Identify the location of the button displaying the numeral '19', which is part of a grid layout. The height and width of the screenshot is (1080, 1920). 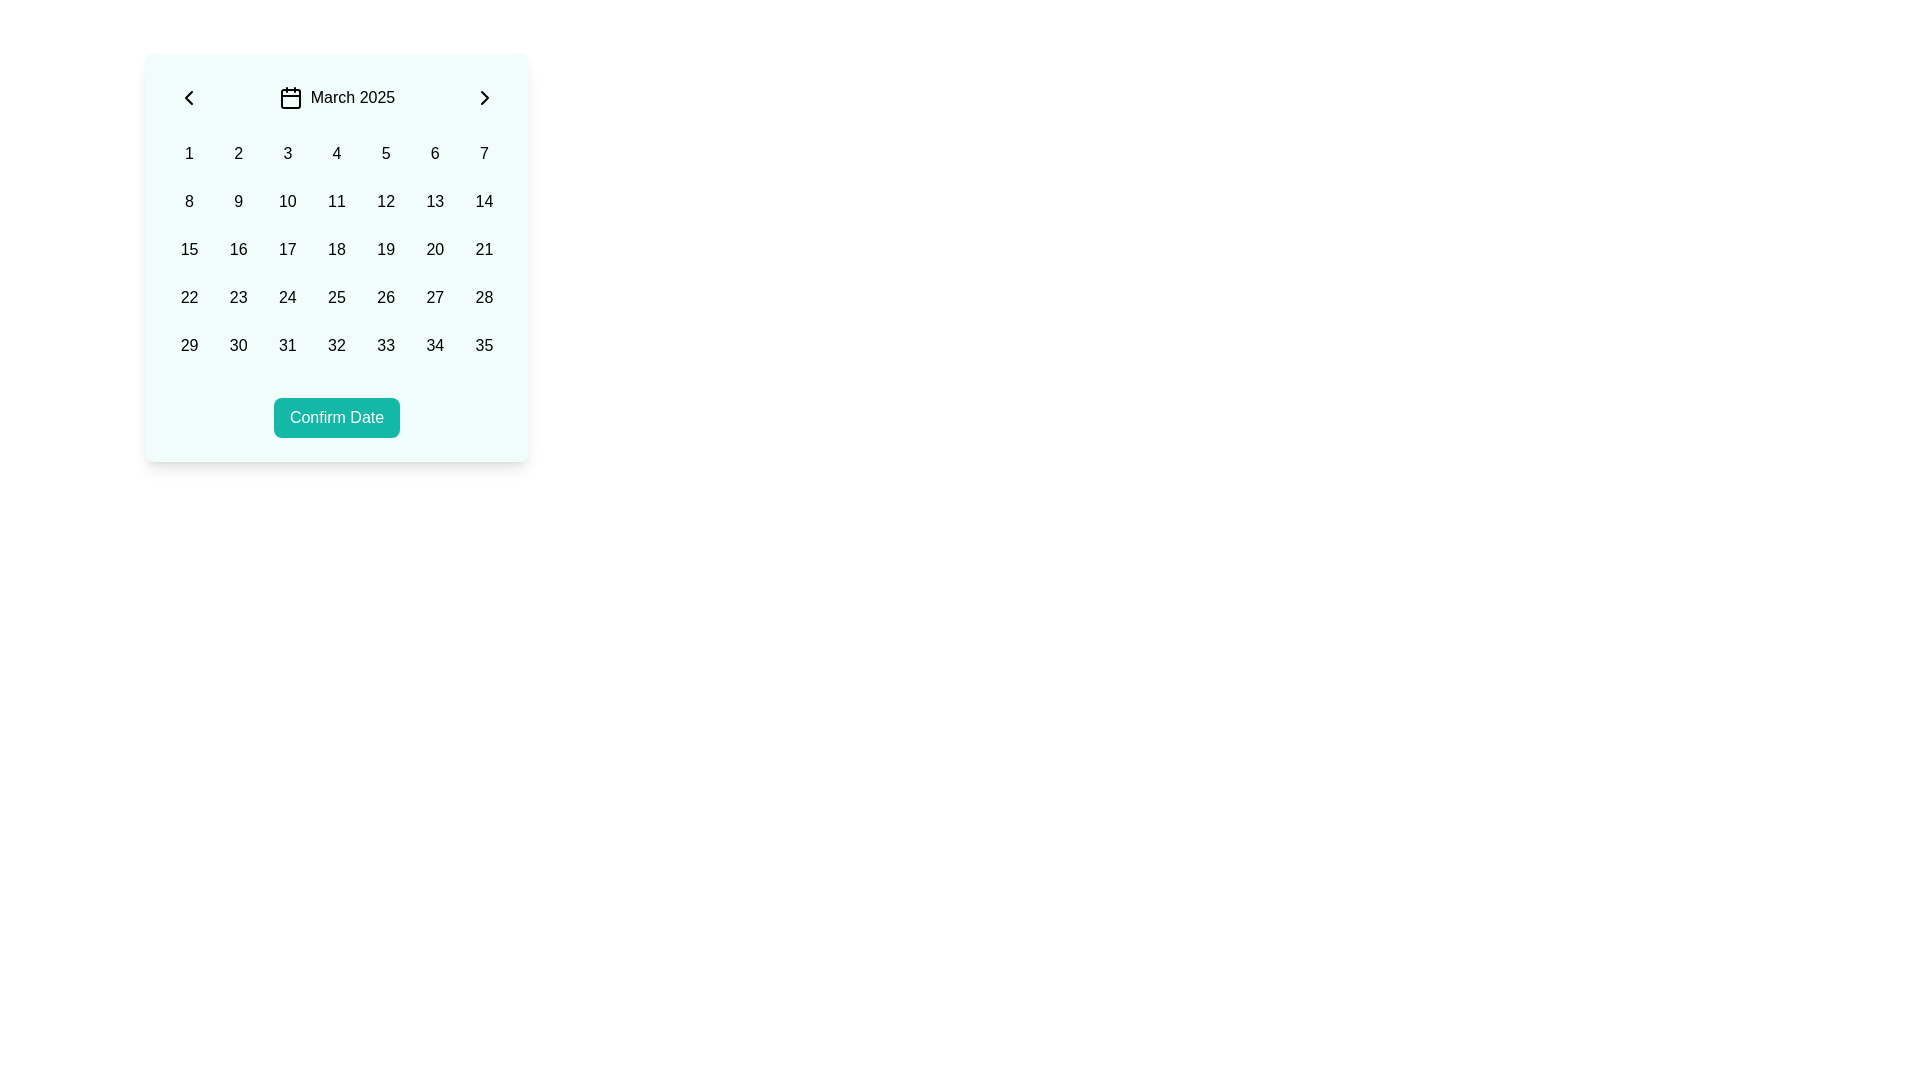
(386, 249).